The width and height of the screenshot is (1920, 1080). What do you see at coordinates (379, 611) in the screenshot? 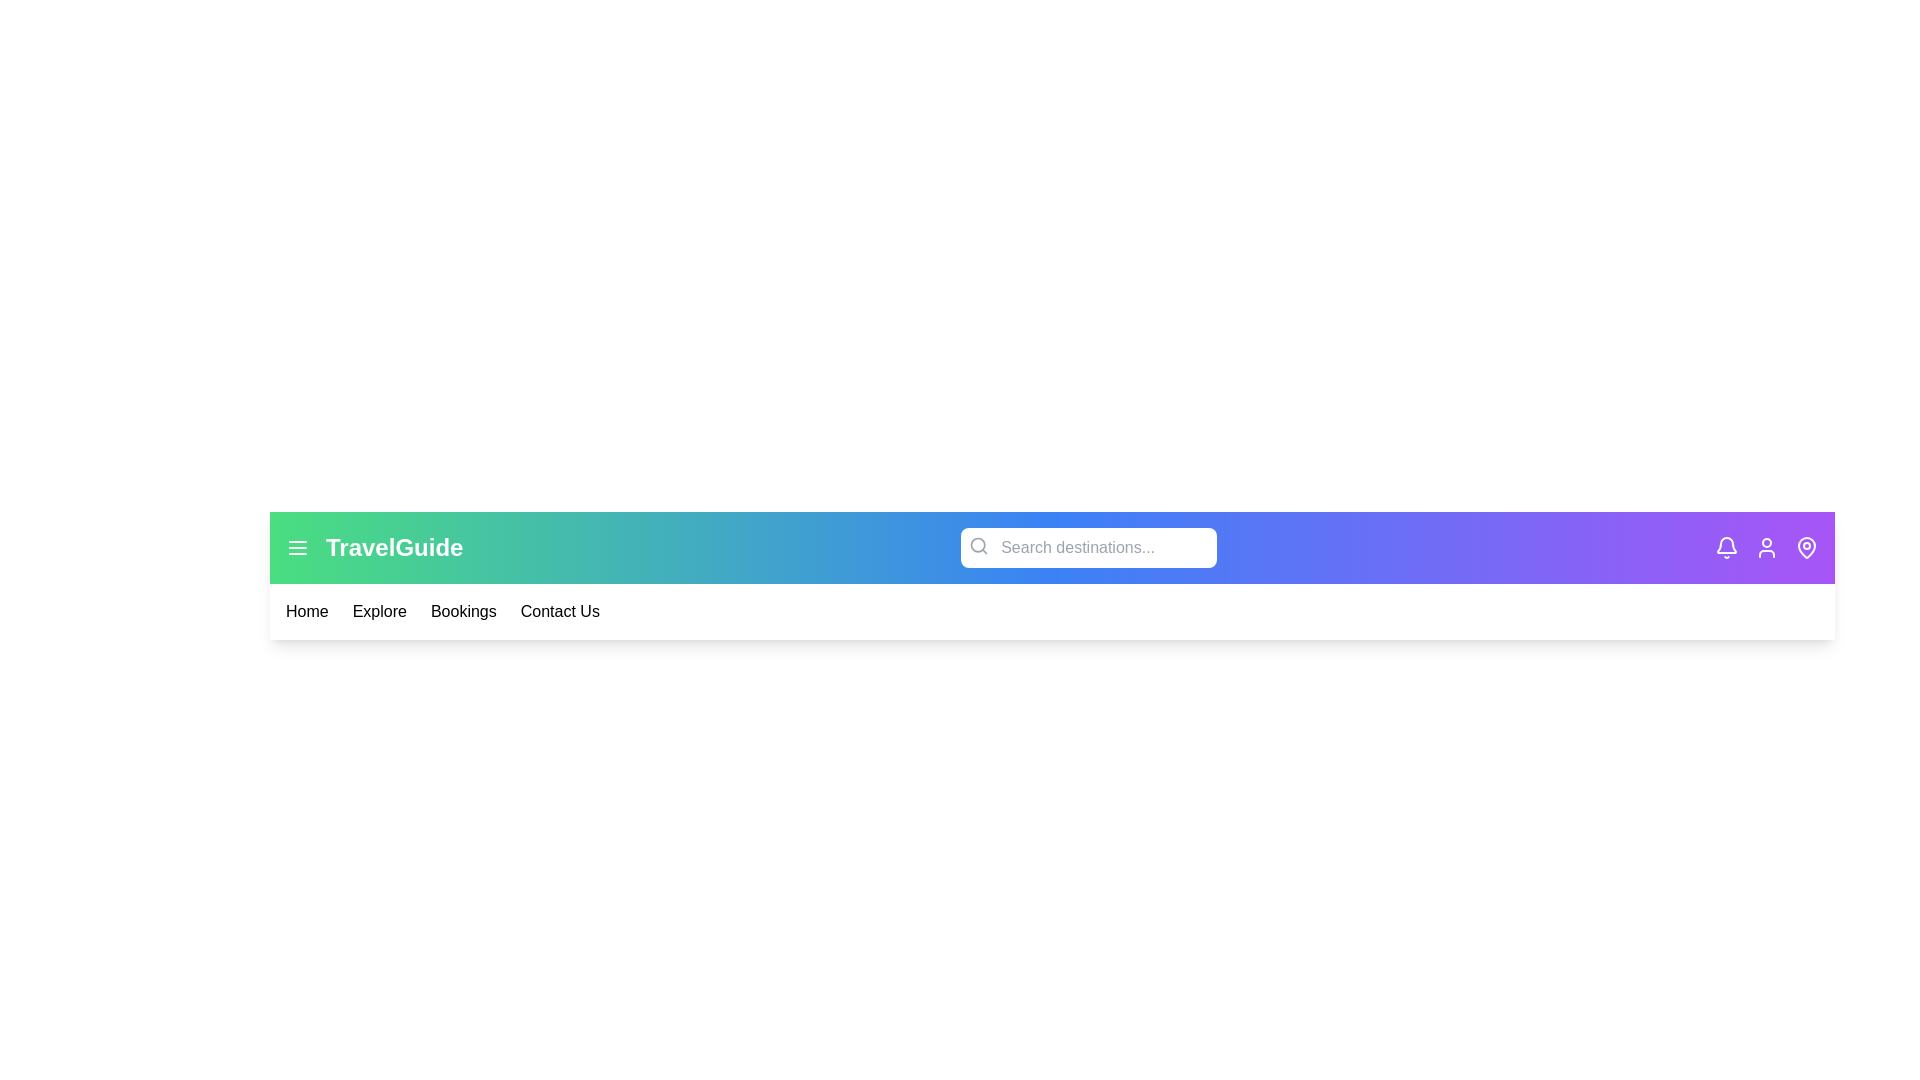
I see `the menu item Explore from the navigation bar` at bounding box center [379, 611].